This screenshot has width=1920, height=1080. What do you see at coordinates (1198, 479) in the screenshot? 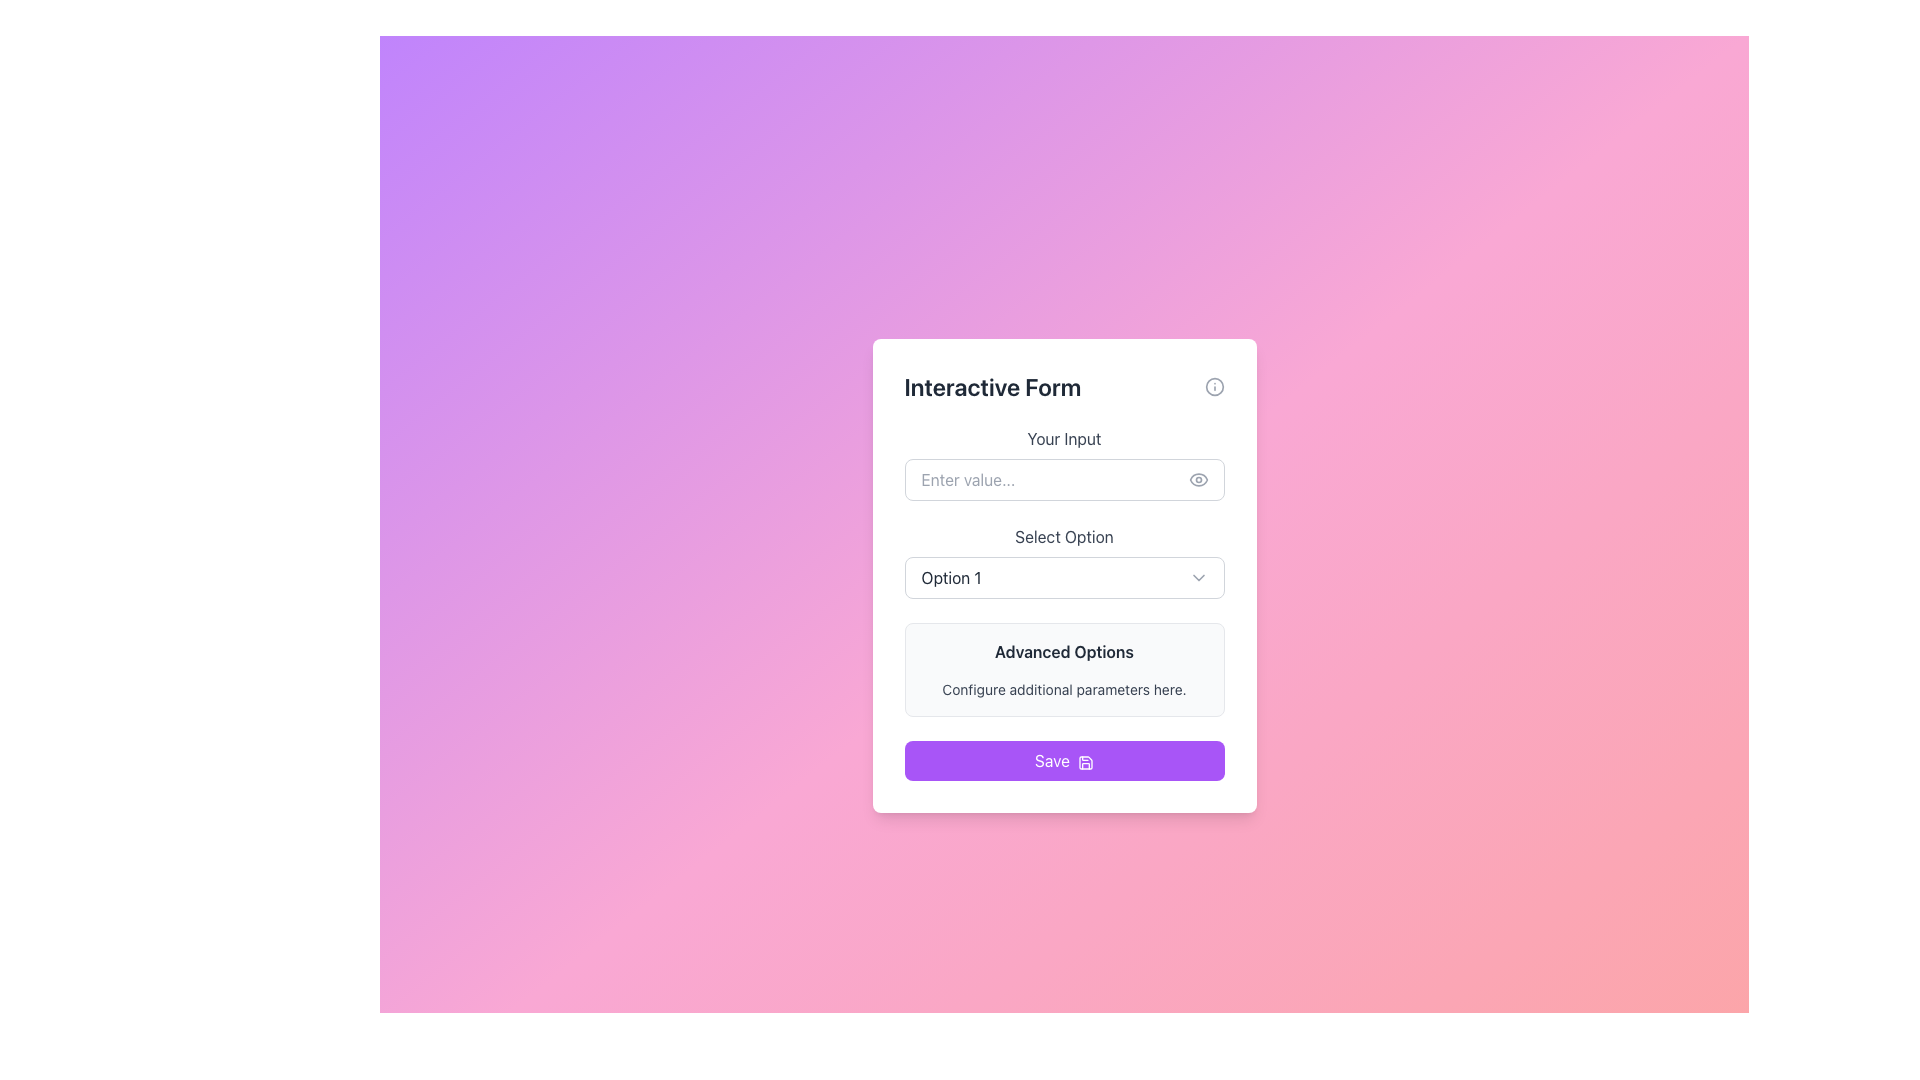
I see `the Toggle visibility icon located to the right of the 'Enter value...' input field` at bounding box center [1198, 479].